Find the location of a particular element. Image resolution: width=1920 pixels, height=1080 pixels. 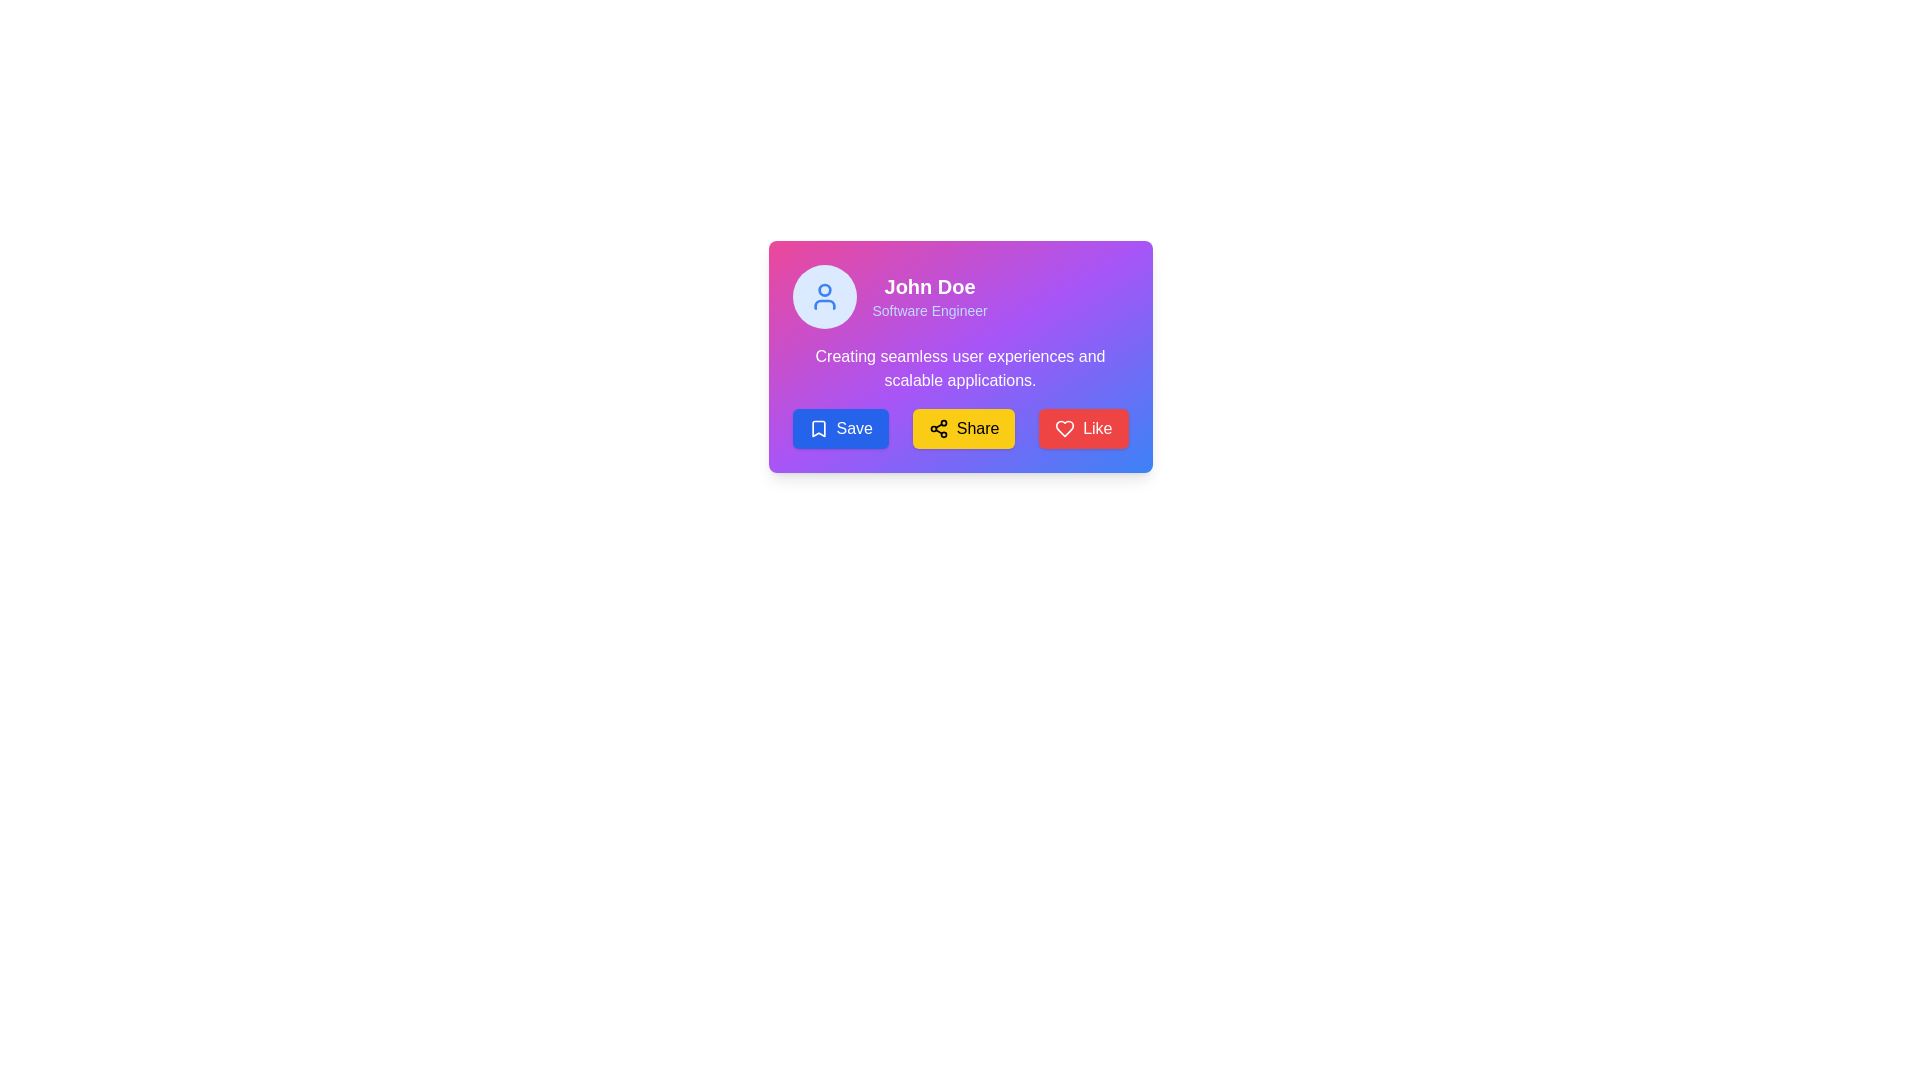

the text block containing the phrase 'Creating seamless user experiences and scalable applications.' which is positioned centrally within a colorful card, below the user details section and above a row of buttons is located at coordinates (960, 369).